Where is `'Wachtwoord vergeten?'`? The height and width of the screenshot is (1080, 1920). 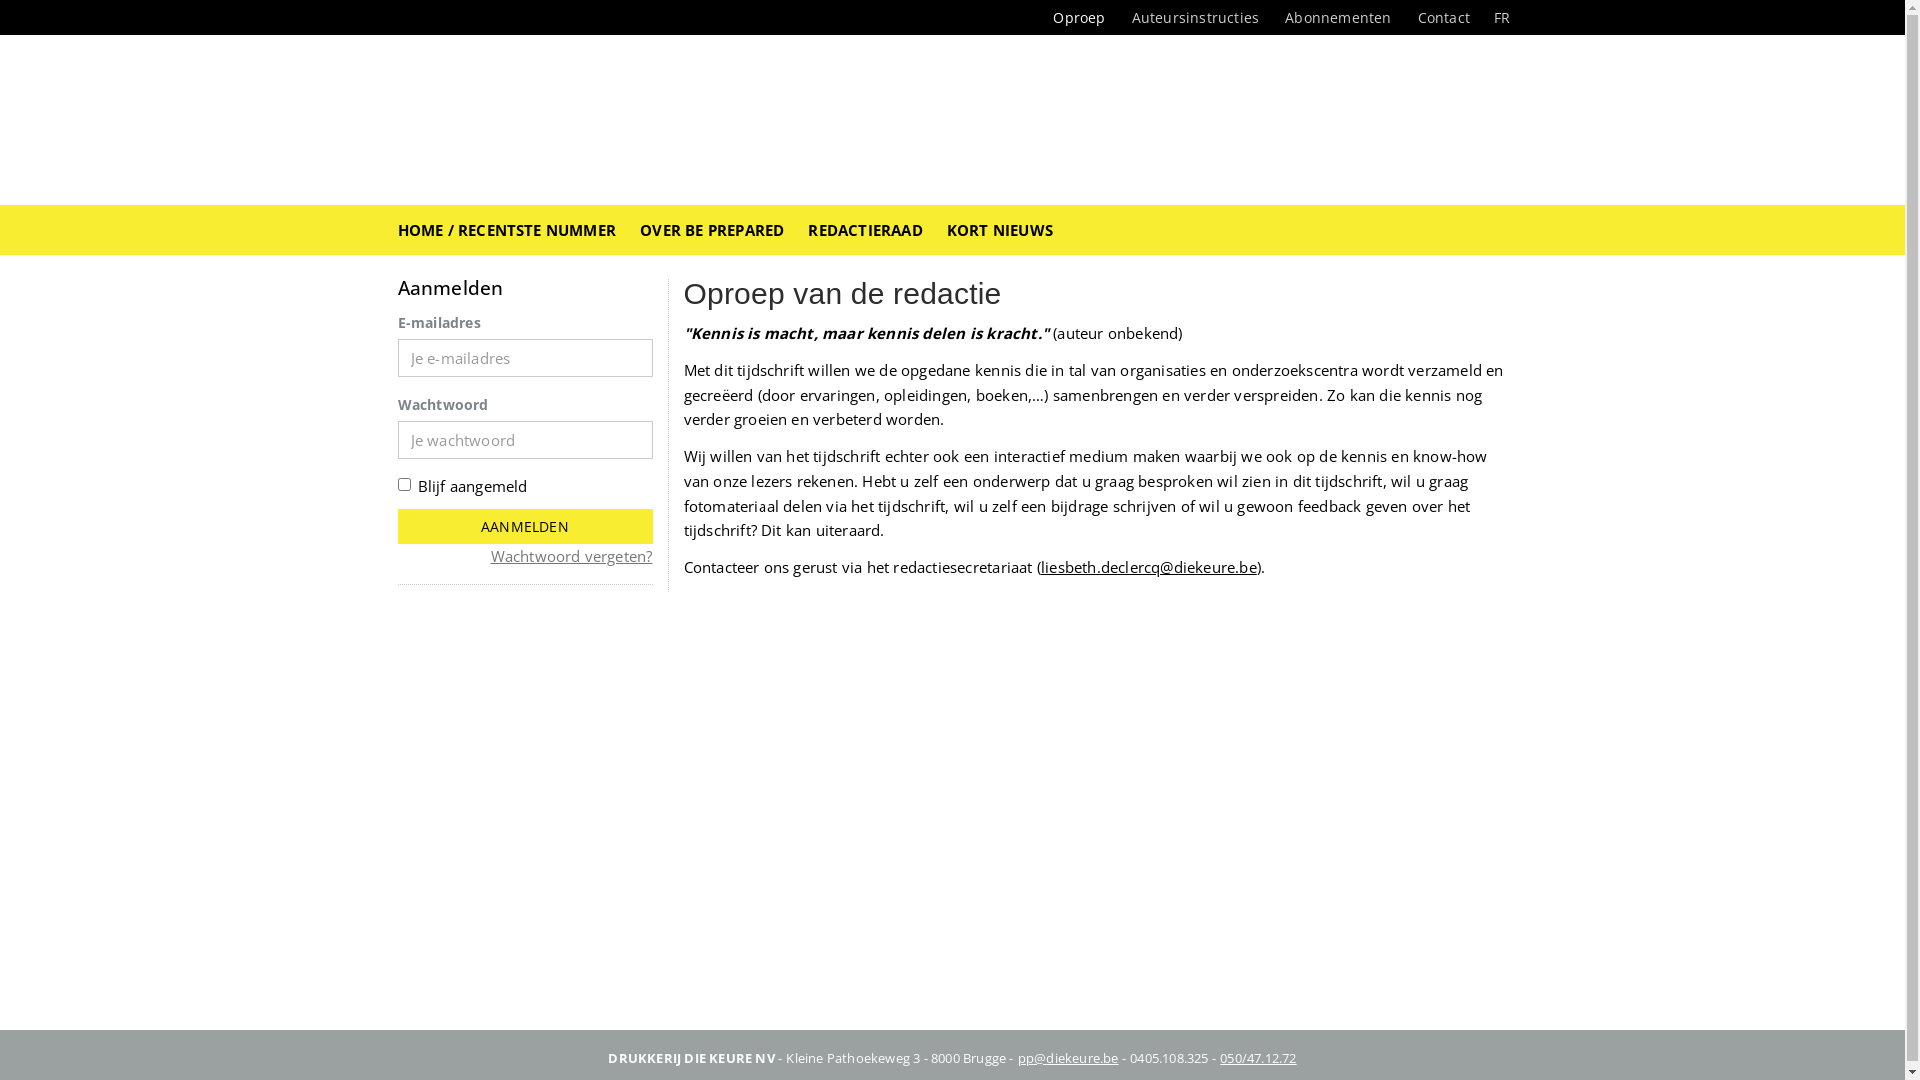 'Wachtwoord vergeten?' is located at coordinates (570, 555).